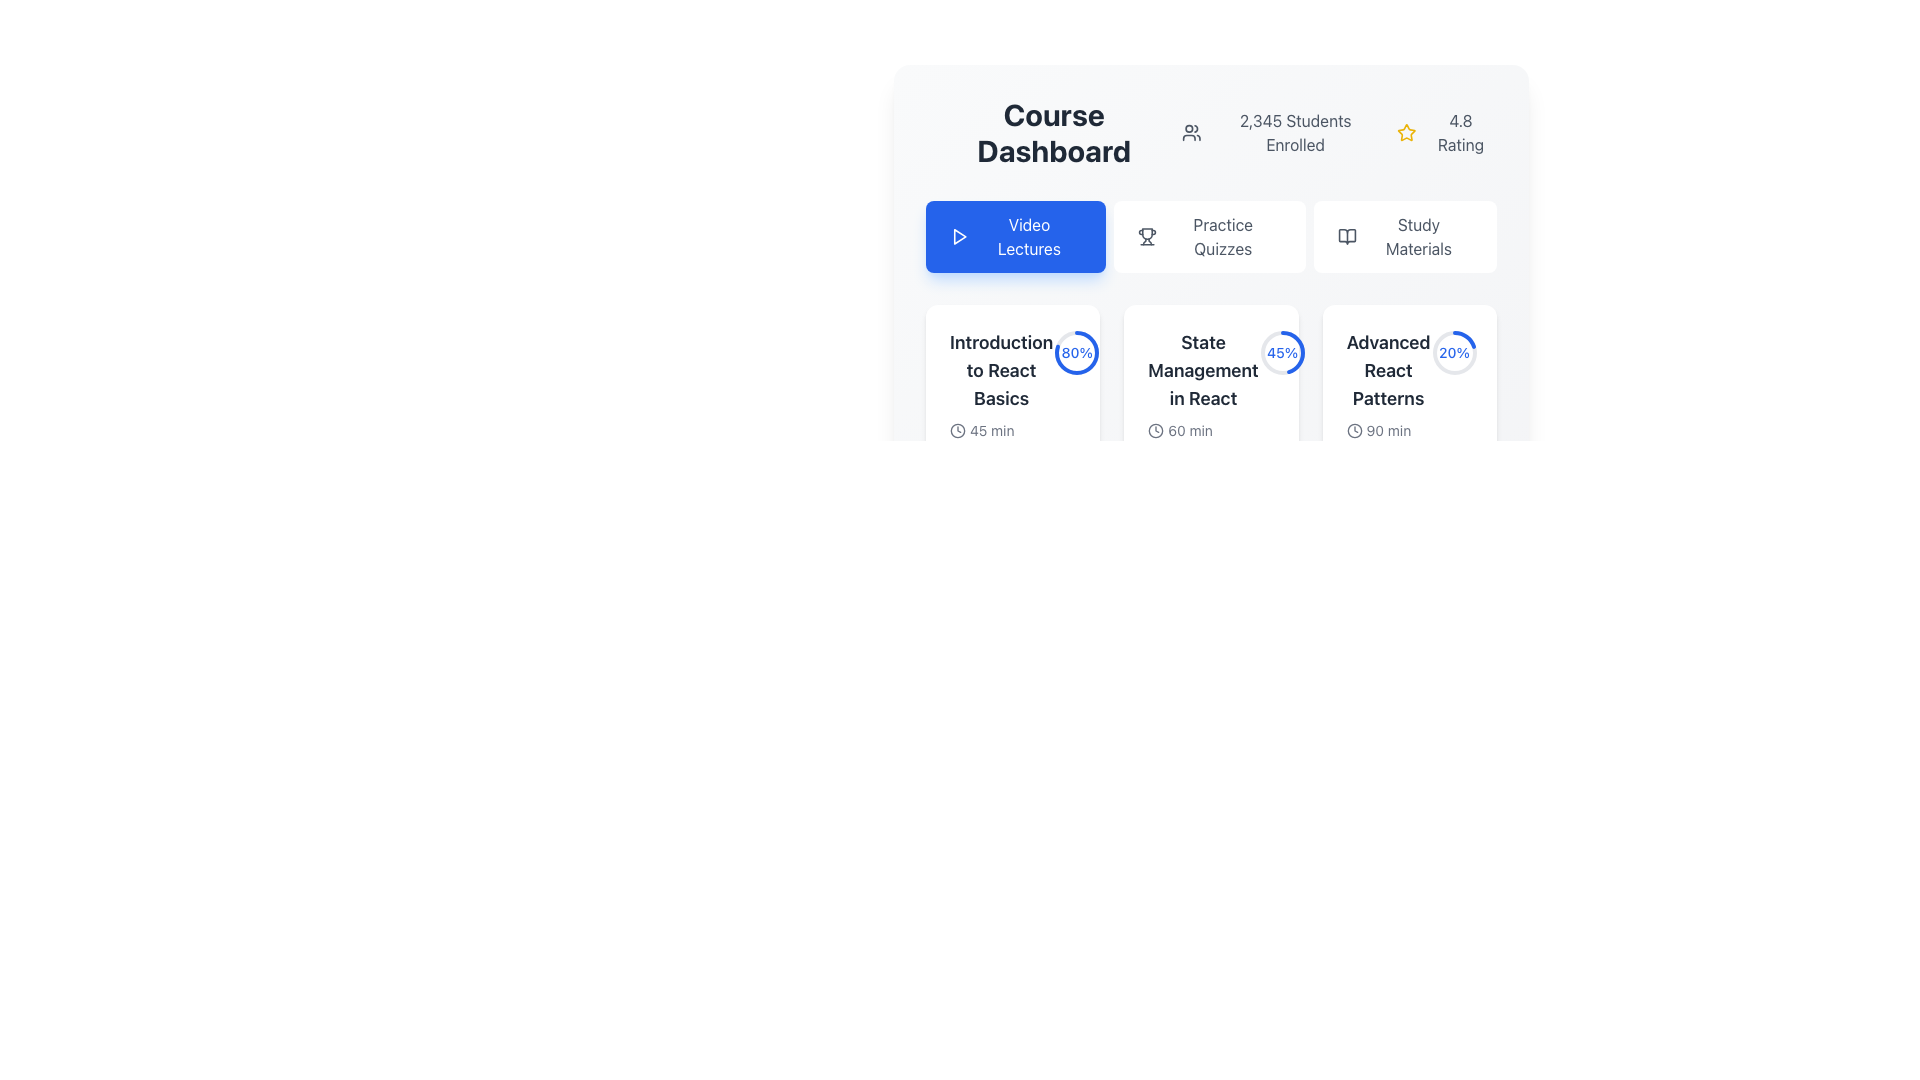 The image size is (1920, 1080). What do you see at coordinates (1347, 235) in the screenshot?
I see `the study materials icon located in the top-right corner of the interface, adjacent to the 'open book' depiction` at bounding box center [1347, 235].